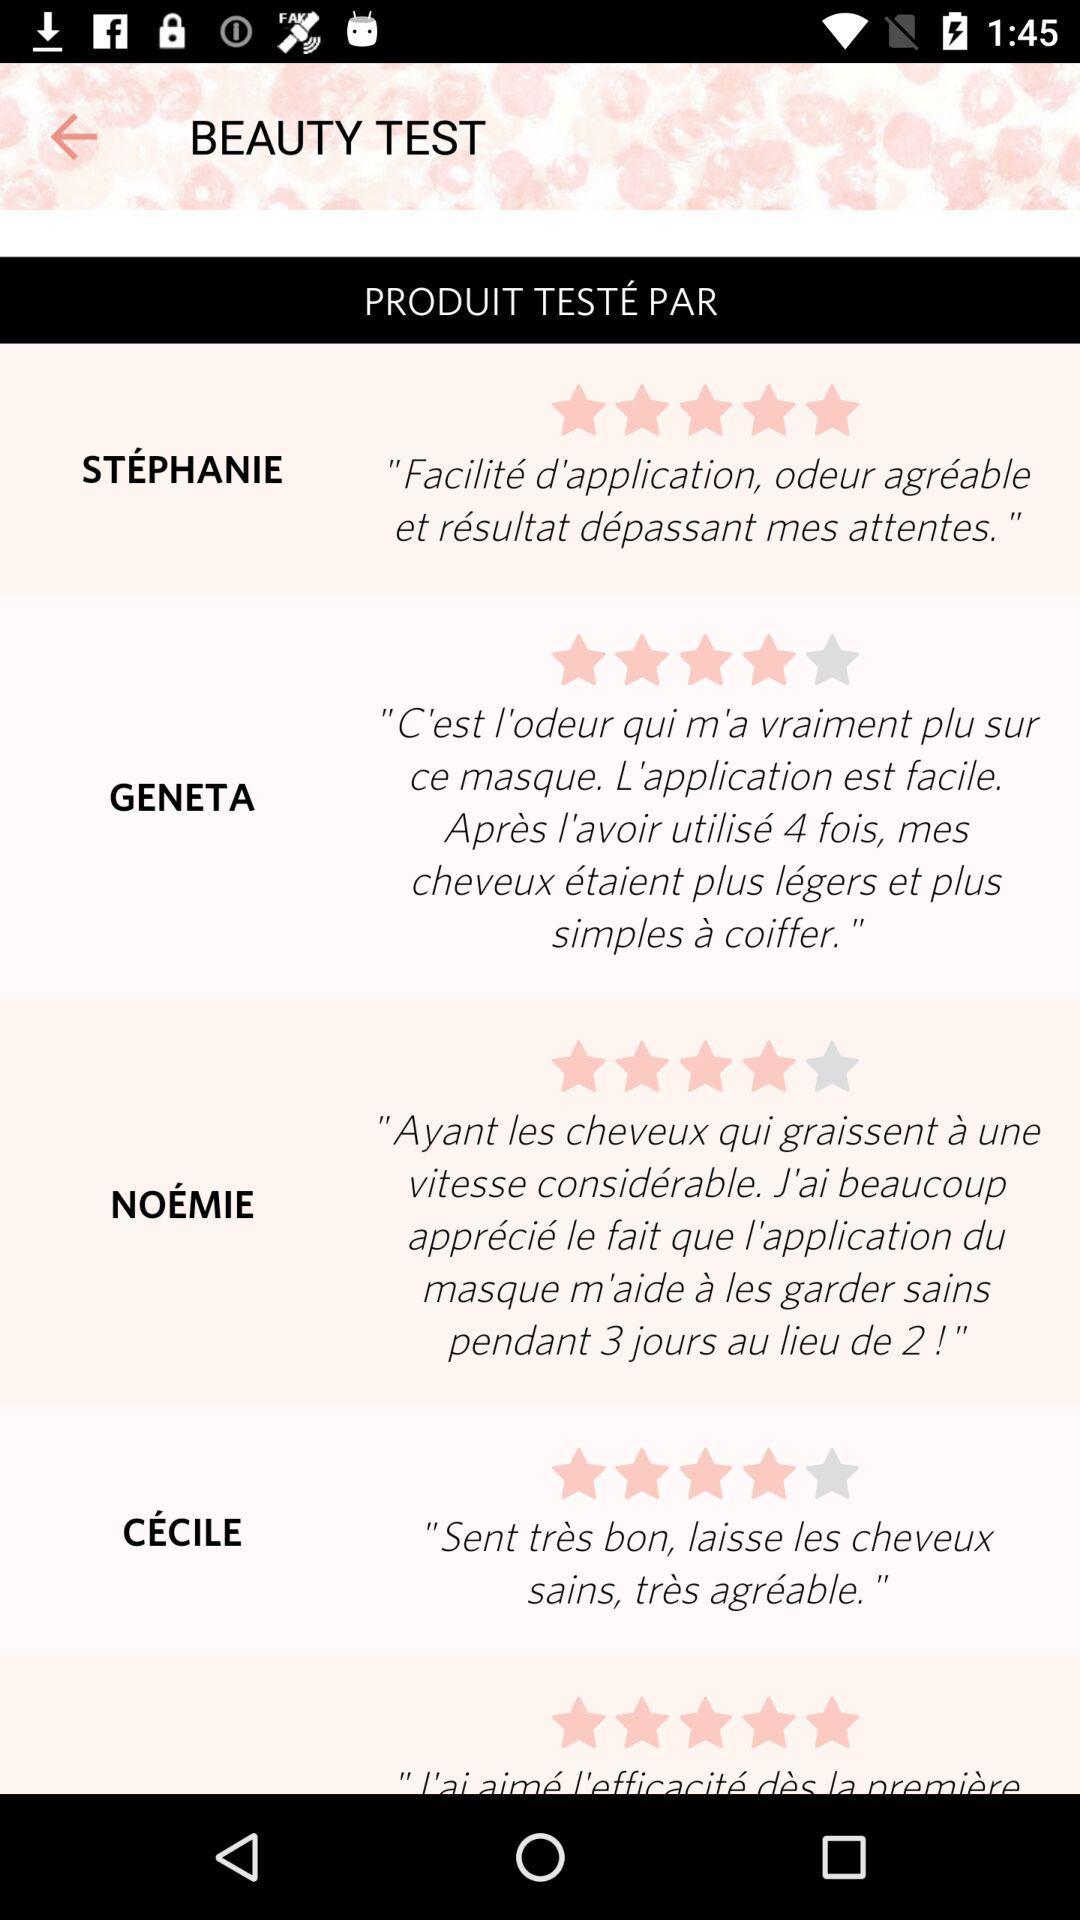 This screenshot has width=1080, height=1920. What do you see at coordinates (72, 135) in the screenshot?
I see `go back` at bounding box center [72, 135].